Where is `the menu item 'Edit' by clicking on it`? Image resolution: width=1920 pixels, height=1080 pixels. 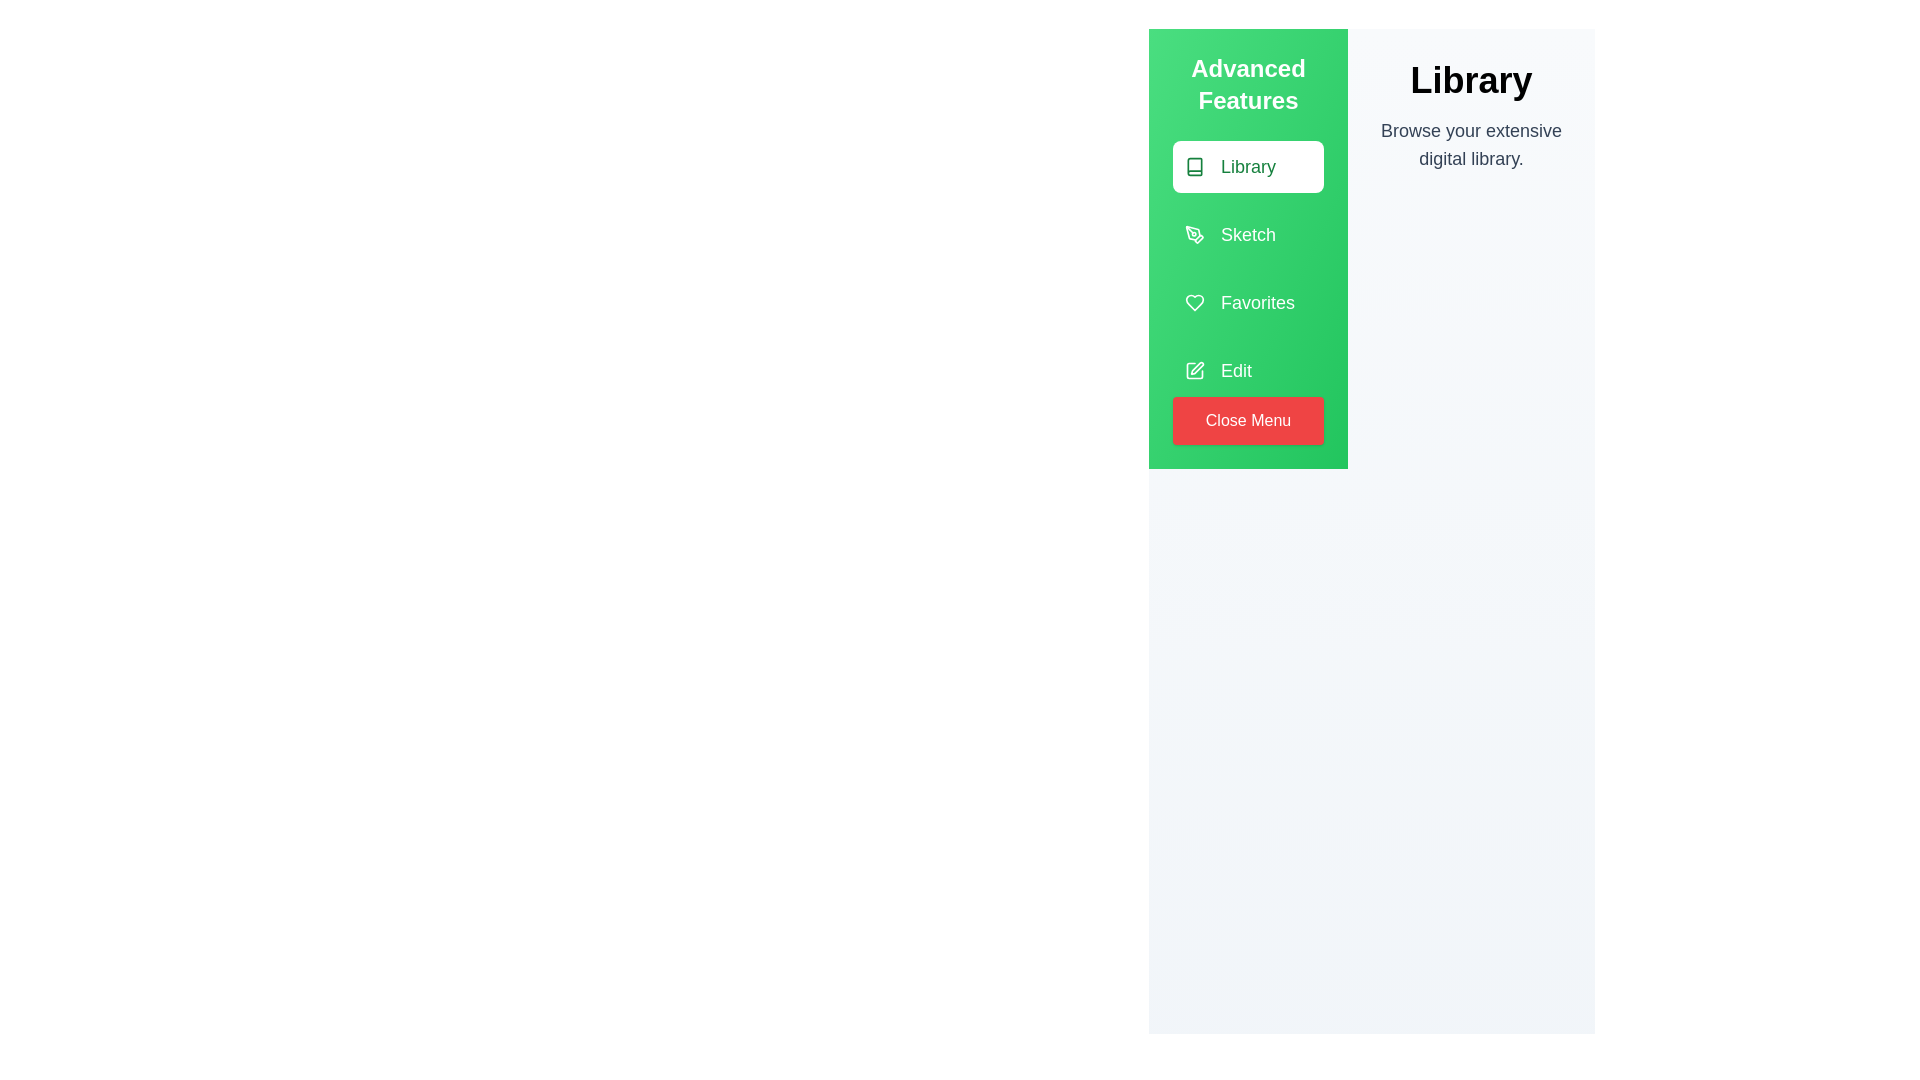
the menu item 'Edit' by clicking on it is located at coordinates (1247, 370).